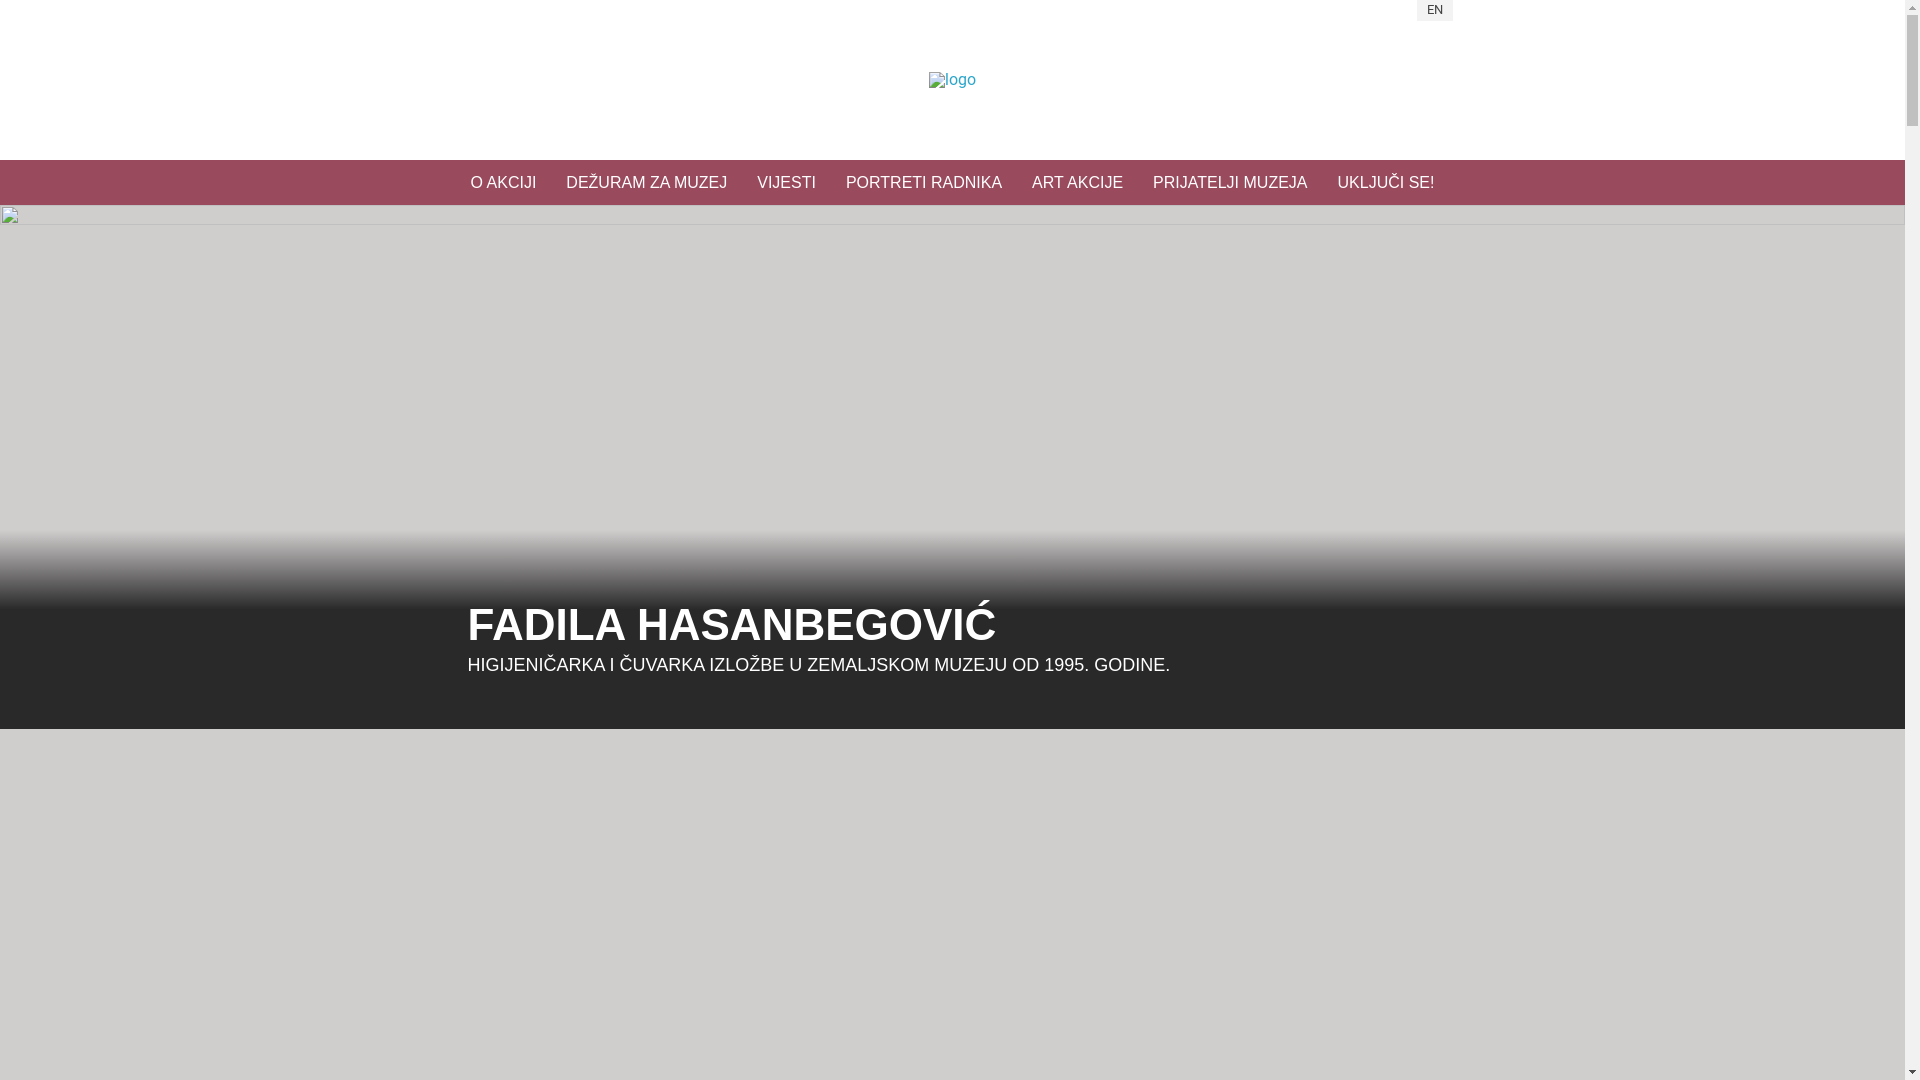 Image resolution: width=1920 pixels, height=1080 pixels. I want to click on 'Skip to main content', so click(72, 0).